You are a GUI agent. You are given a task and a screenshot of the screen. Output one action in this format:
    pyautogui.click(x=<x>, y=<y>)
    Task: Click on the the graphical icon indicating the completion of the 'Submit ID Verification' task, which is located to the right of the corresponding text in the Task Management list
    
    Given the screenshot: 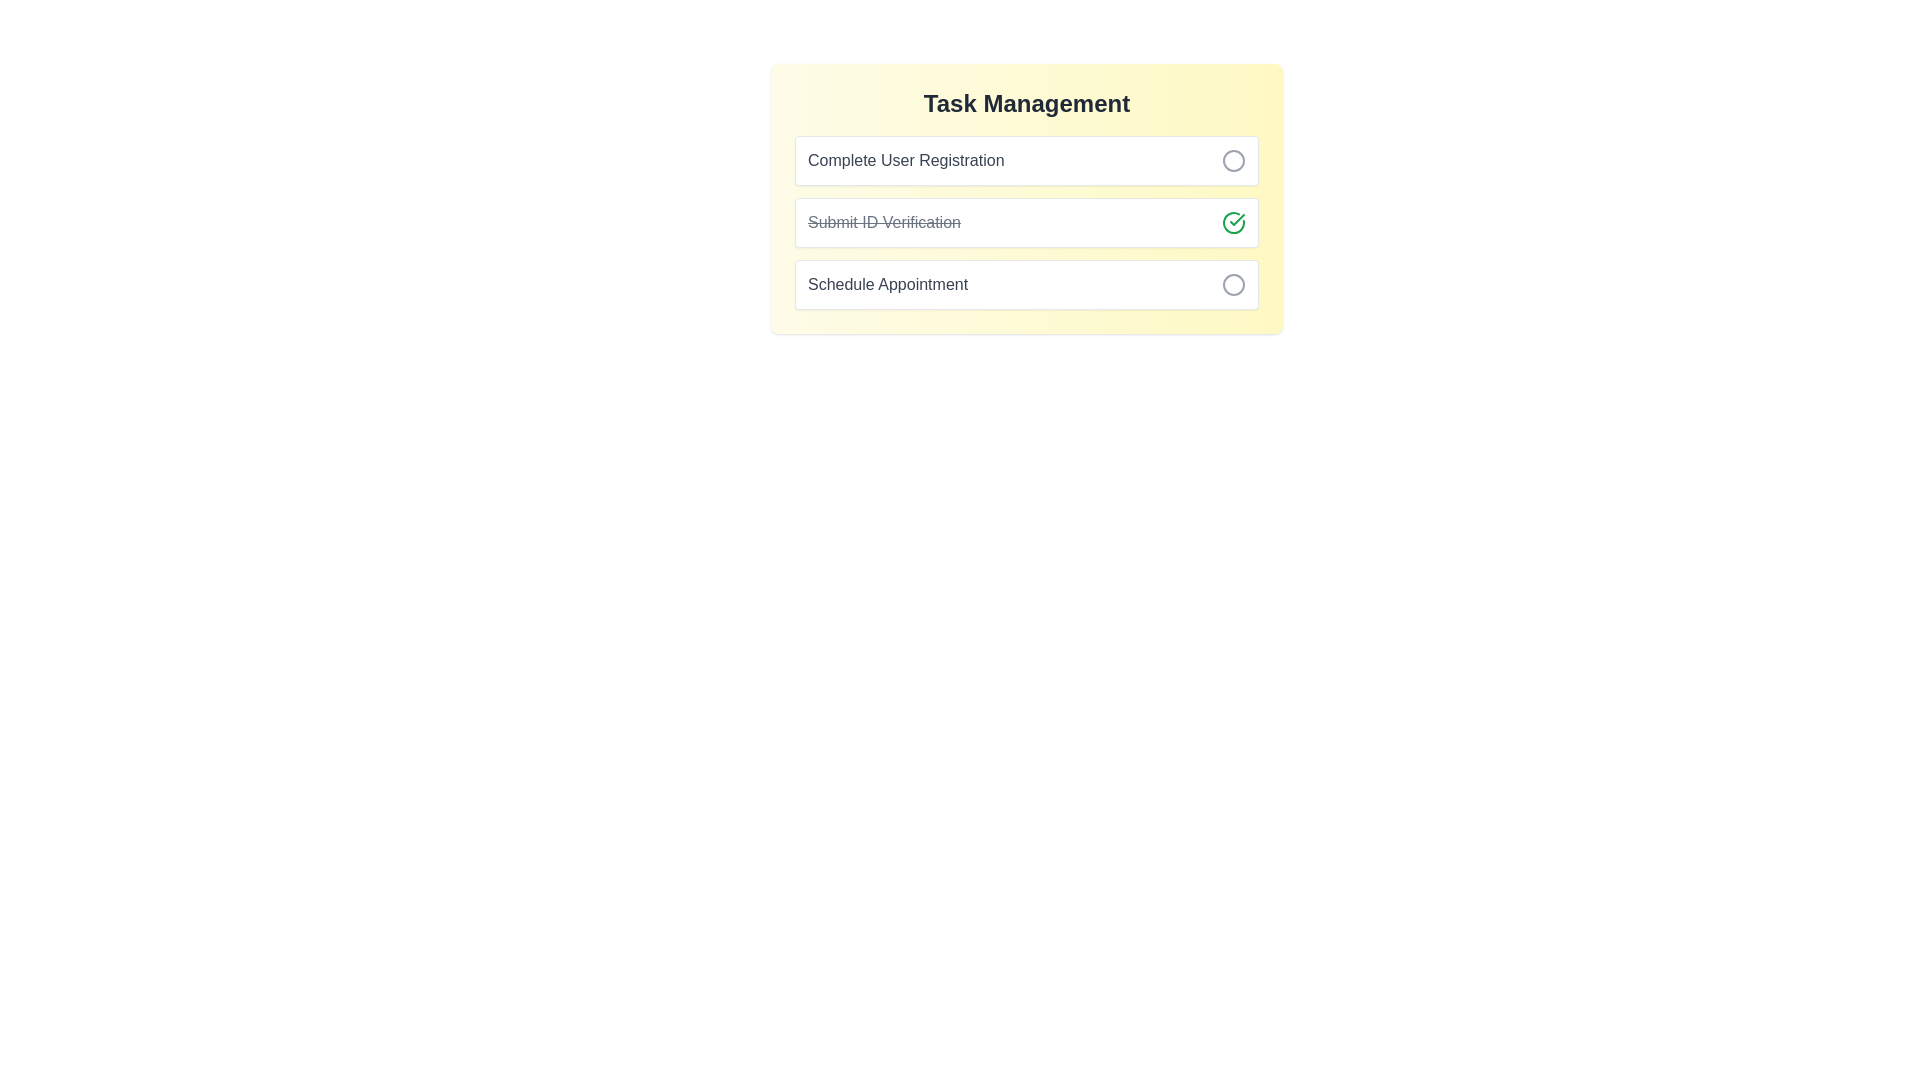 What is the action you would take?
    pyautogui.click(x=1232, y=223)
    